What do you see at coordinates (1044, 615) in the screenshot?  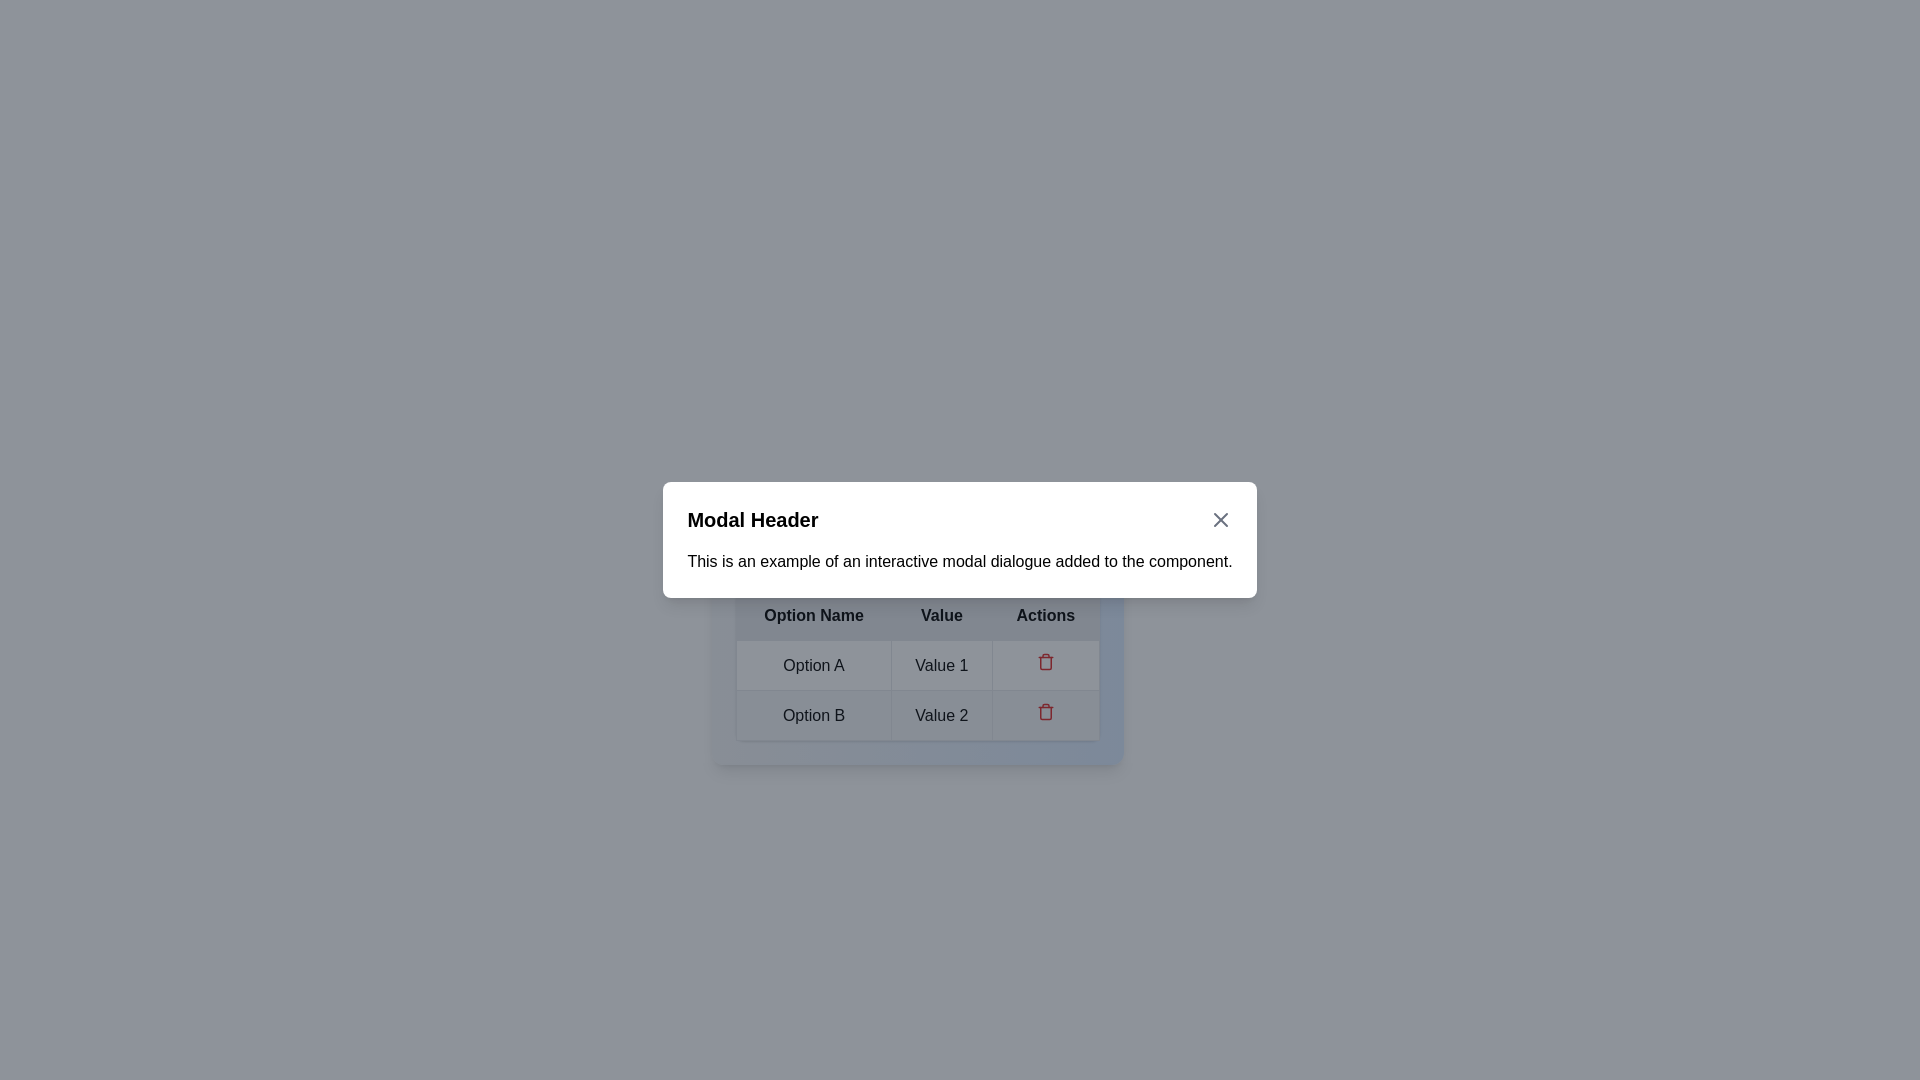 I see `the third column header cell of the table, which is part of a modal dialog box and indicates actions related to the items in the table rows below` at bounding box center [1044, 615].